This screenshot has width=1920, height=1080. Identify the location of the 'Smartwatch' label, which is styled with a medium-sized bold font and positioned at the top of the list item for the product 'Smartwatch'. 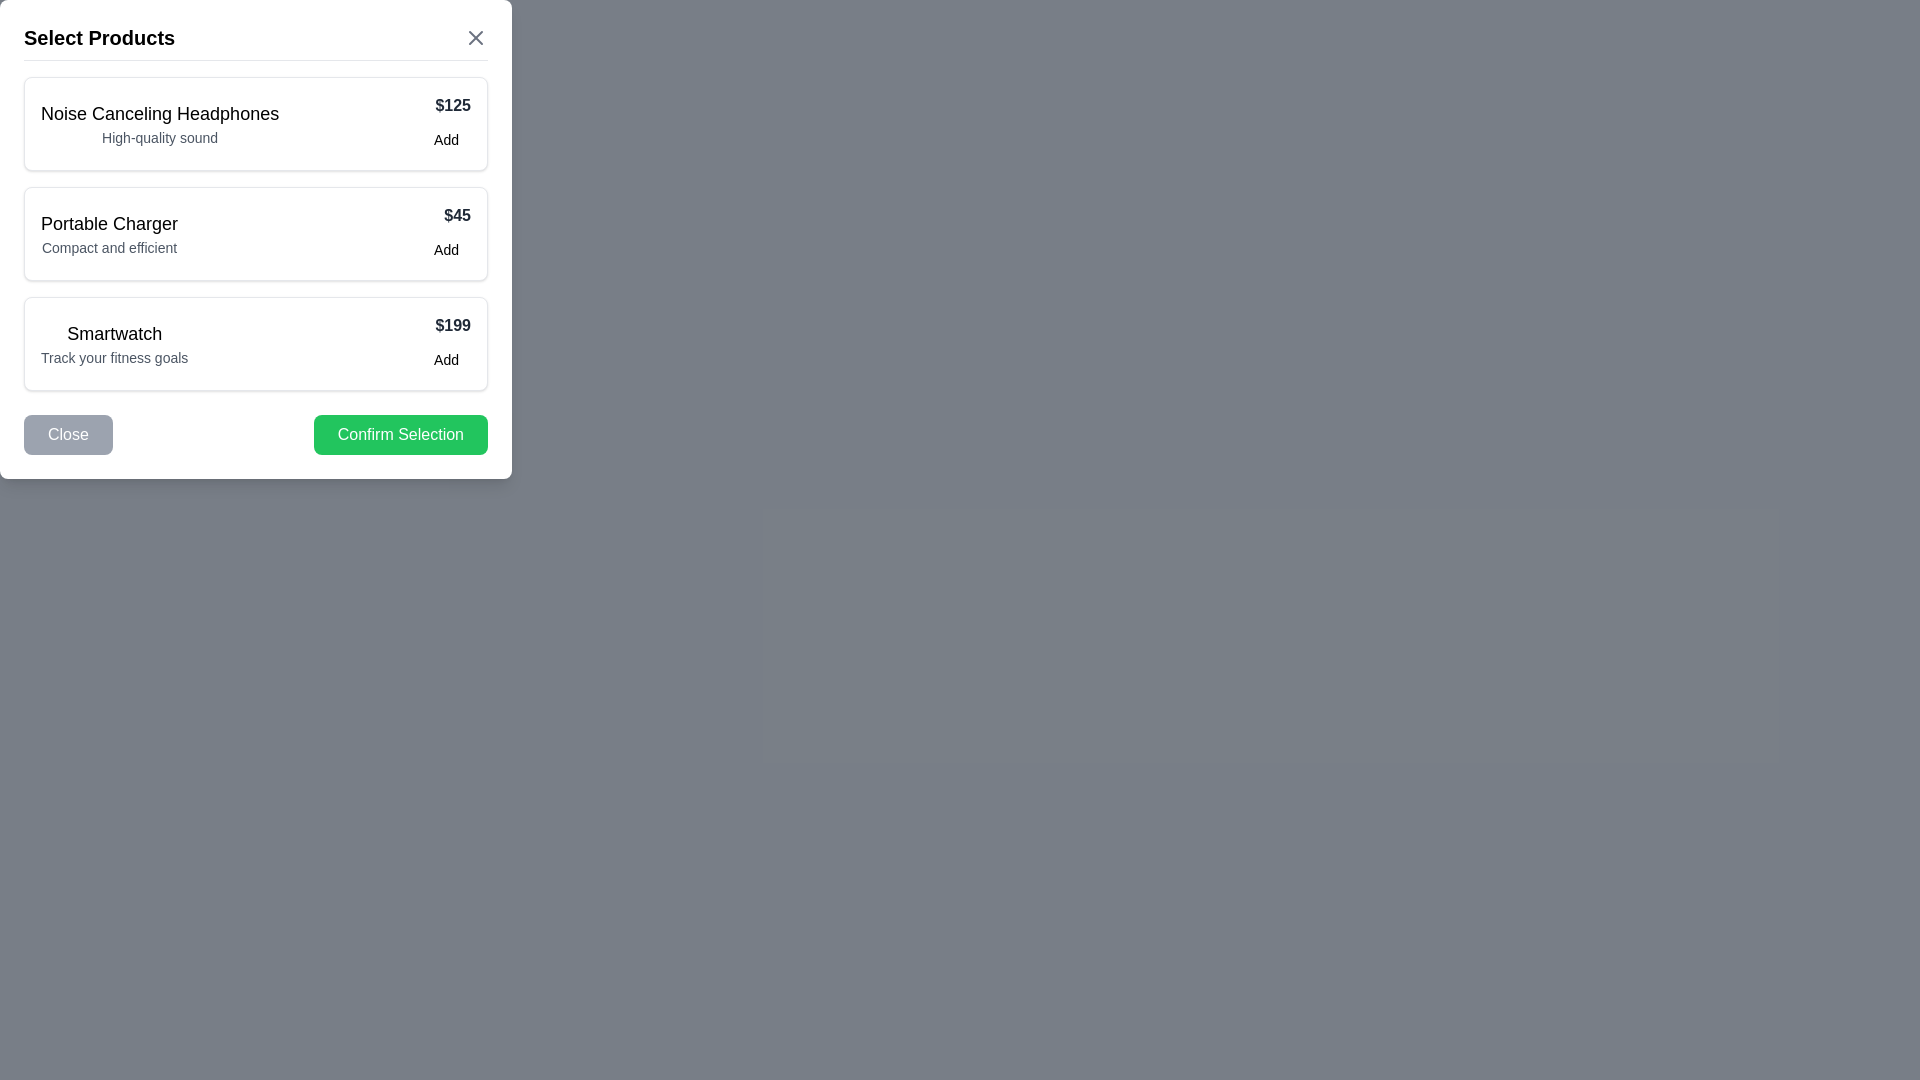
(113, 333).